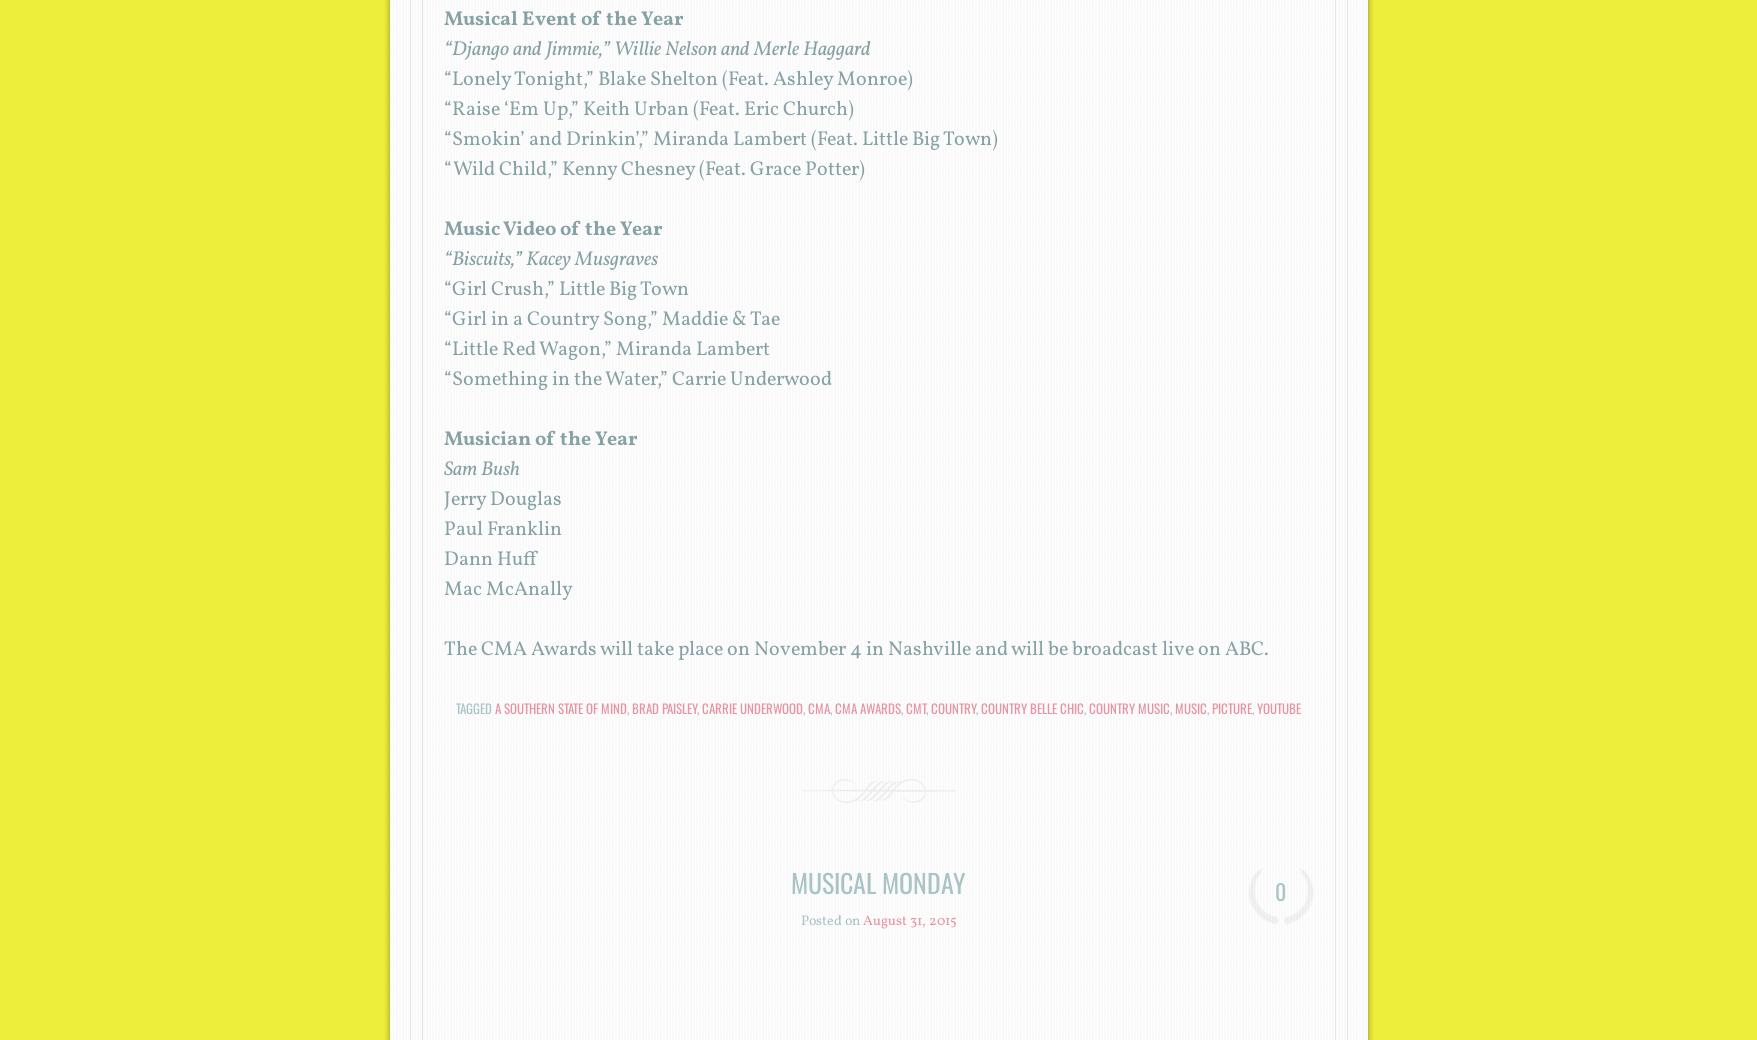 The height and width of the screenshot is (1040, 1757). What do you see at coordinates (905, 708) in the screenshot?
I see `'cmt'` at bounding box center [905, 708].